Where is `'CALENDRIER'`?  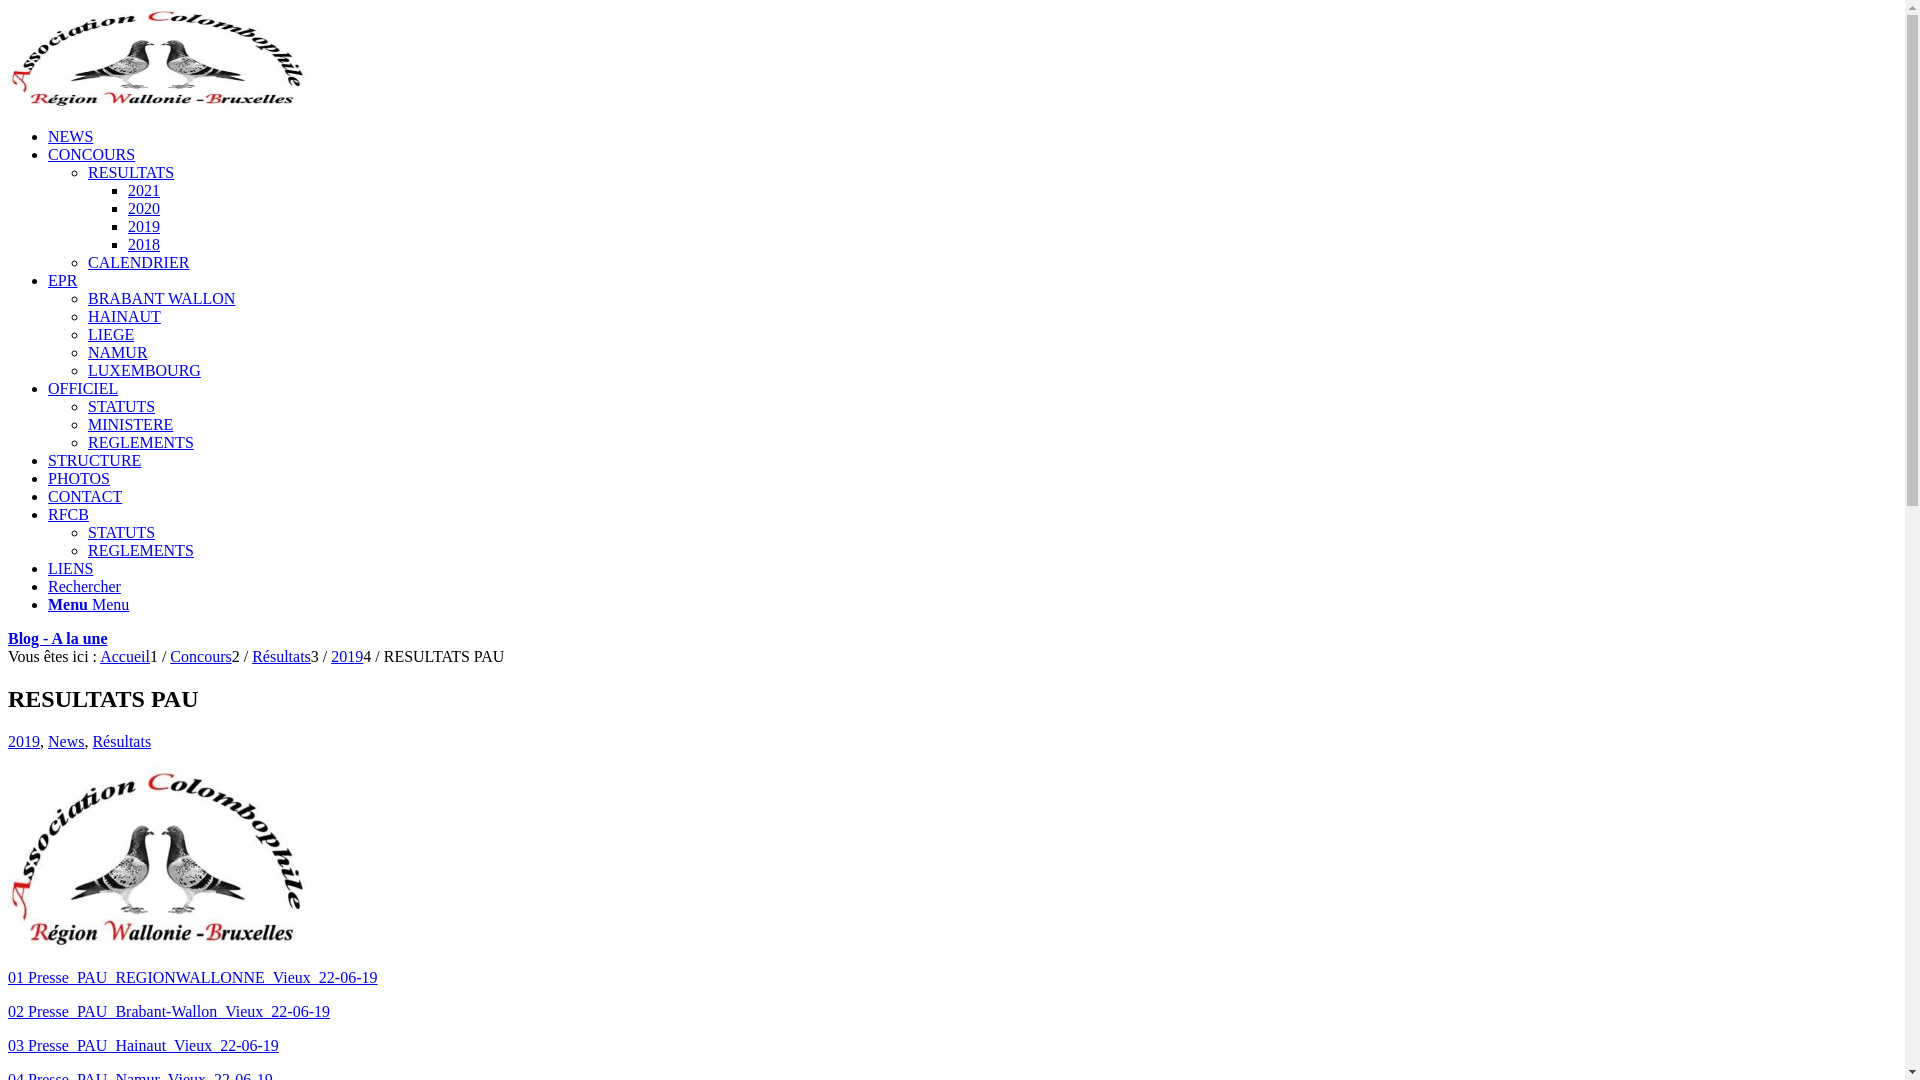
'CALENDRIER' is located at coordinates (137, 261).